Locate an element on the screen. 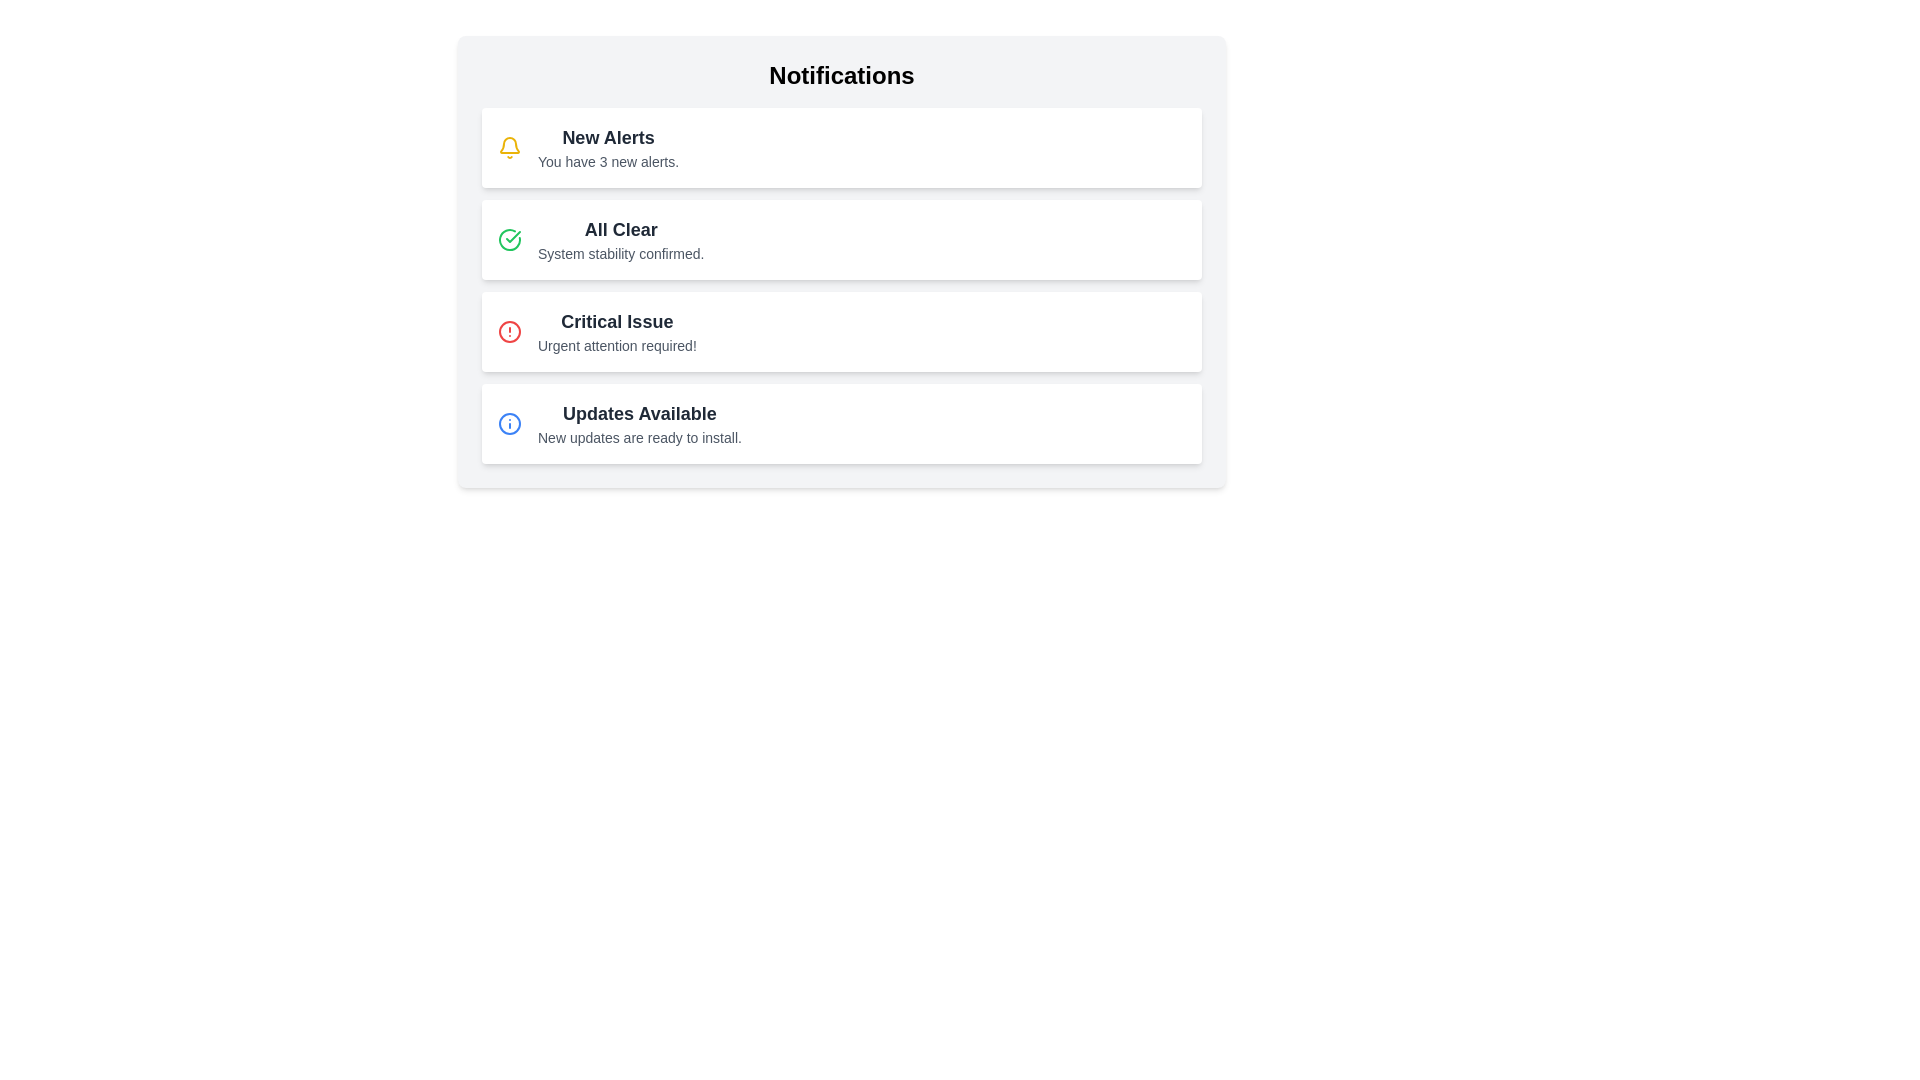  the text label that provides additional information about the number of new alerts, located directly beneath the 'New Alerts' title within the first notification card is located at coordinates (607, 161).